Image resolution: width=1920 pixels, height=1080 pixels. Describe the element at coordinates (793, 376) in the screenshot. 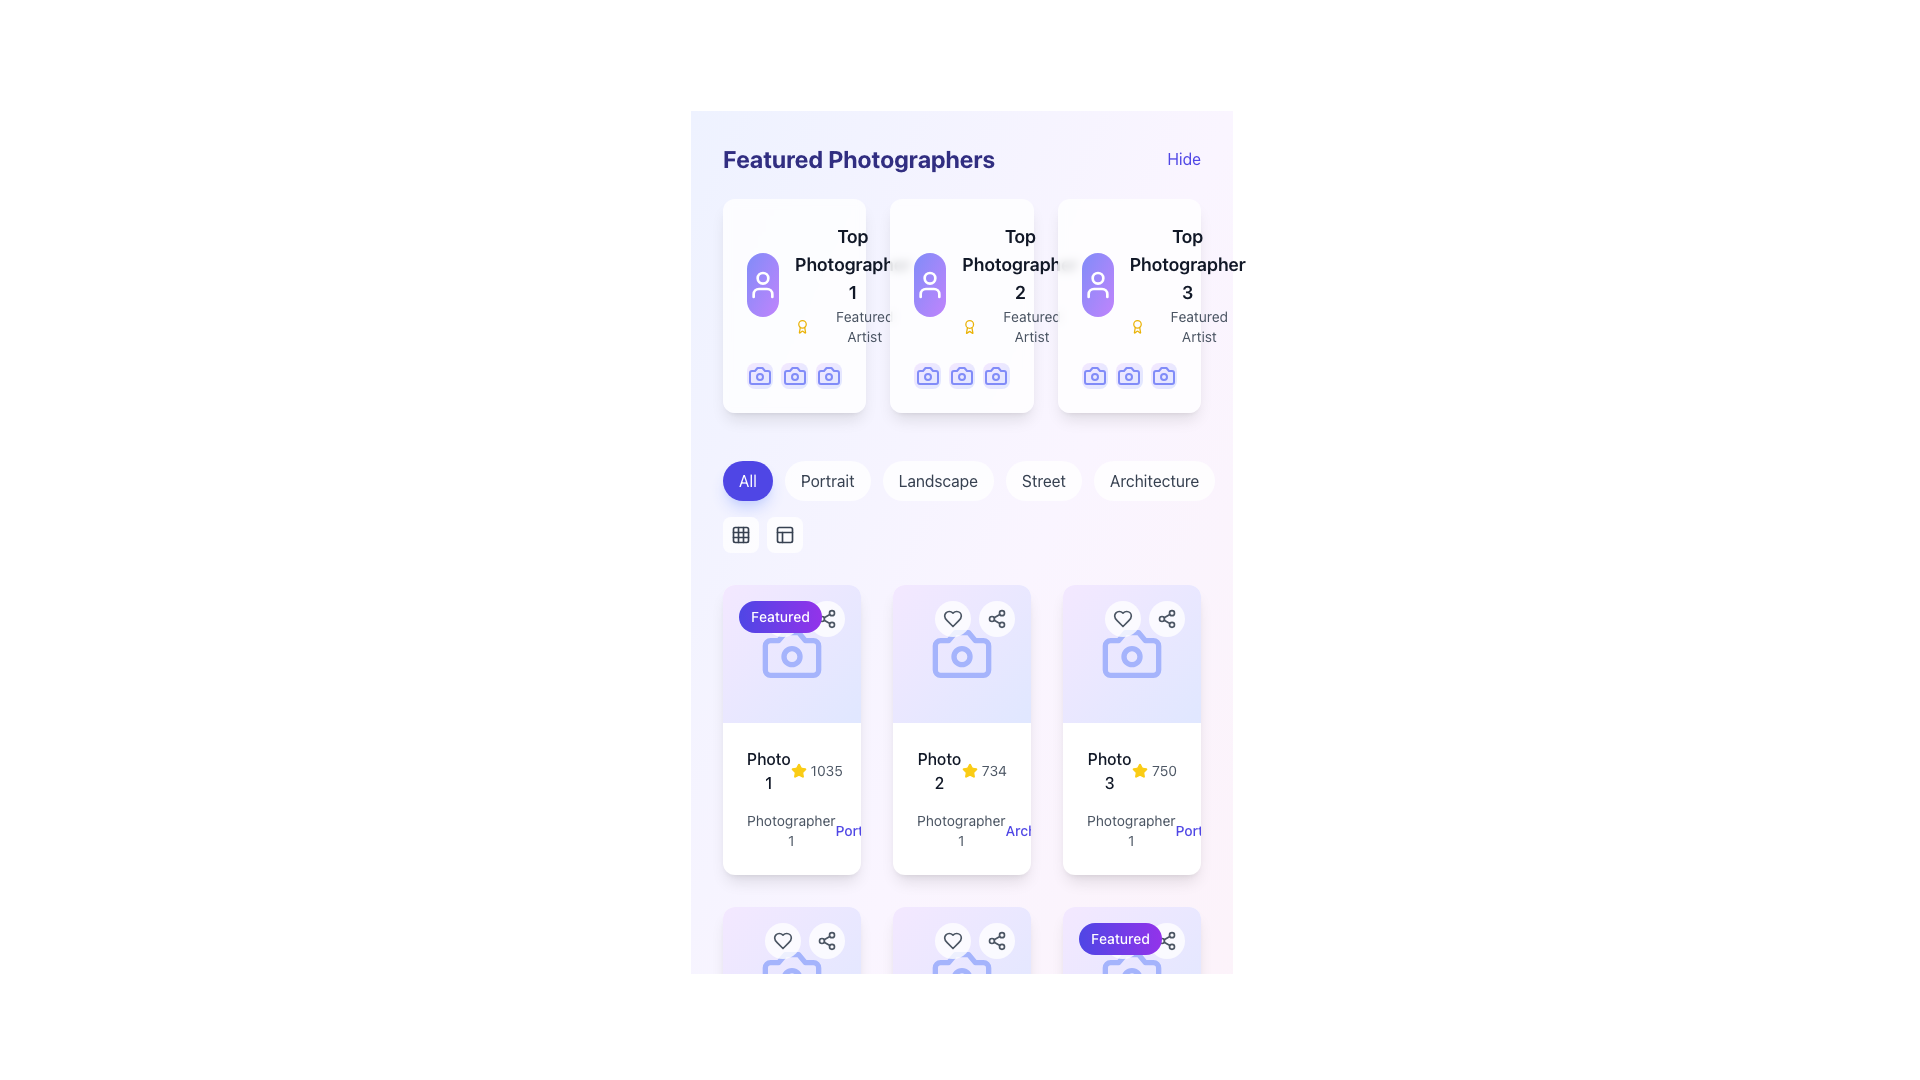

I see `the leftmost camera icon located beneath the text 'Top Photographer 1'` at that location.